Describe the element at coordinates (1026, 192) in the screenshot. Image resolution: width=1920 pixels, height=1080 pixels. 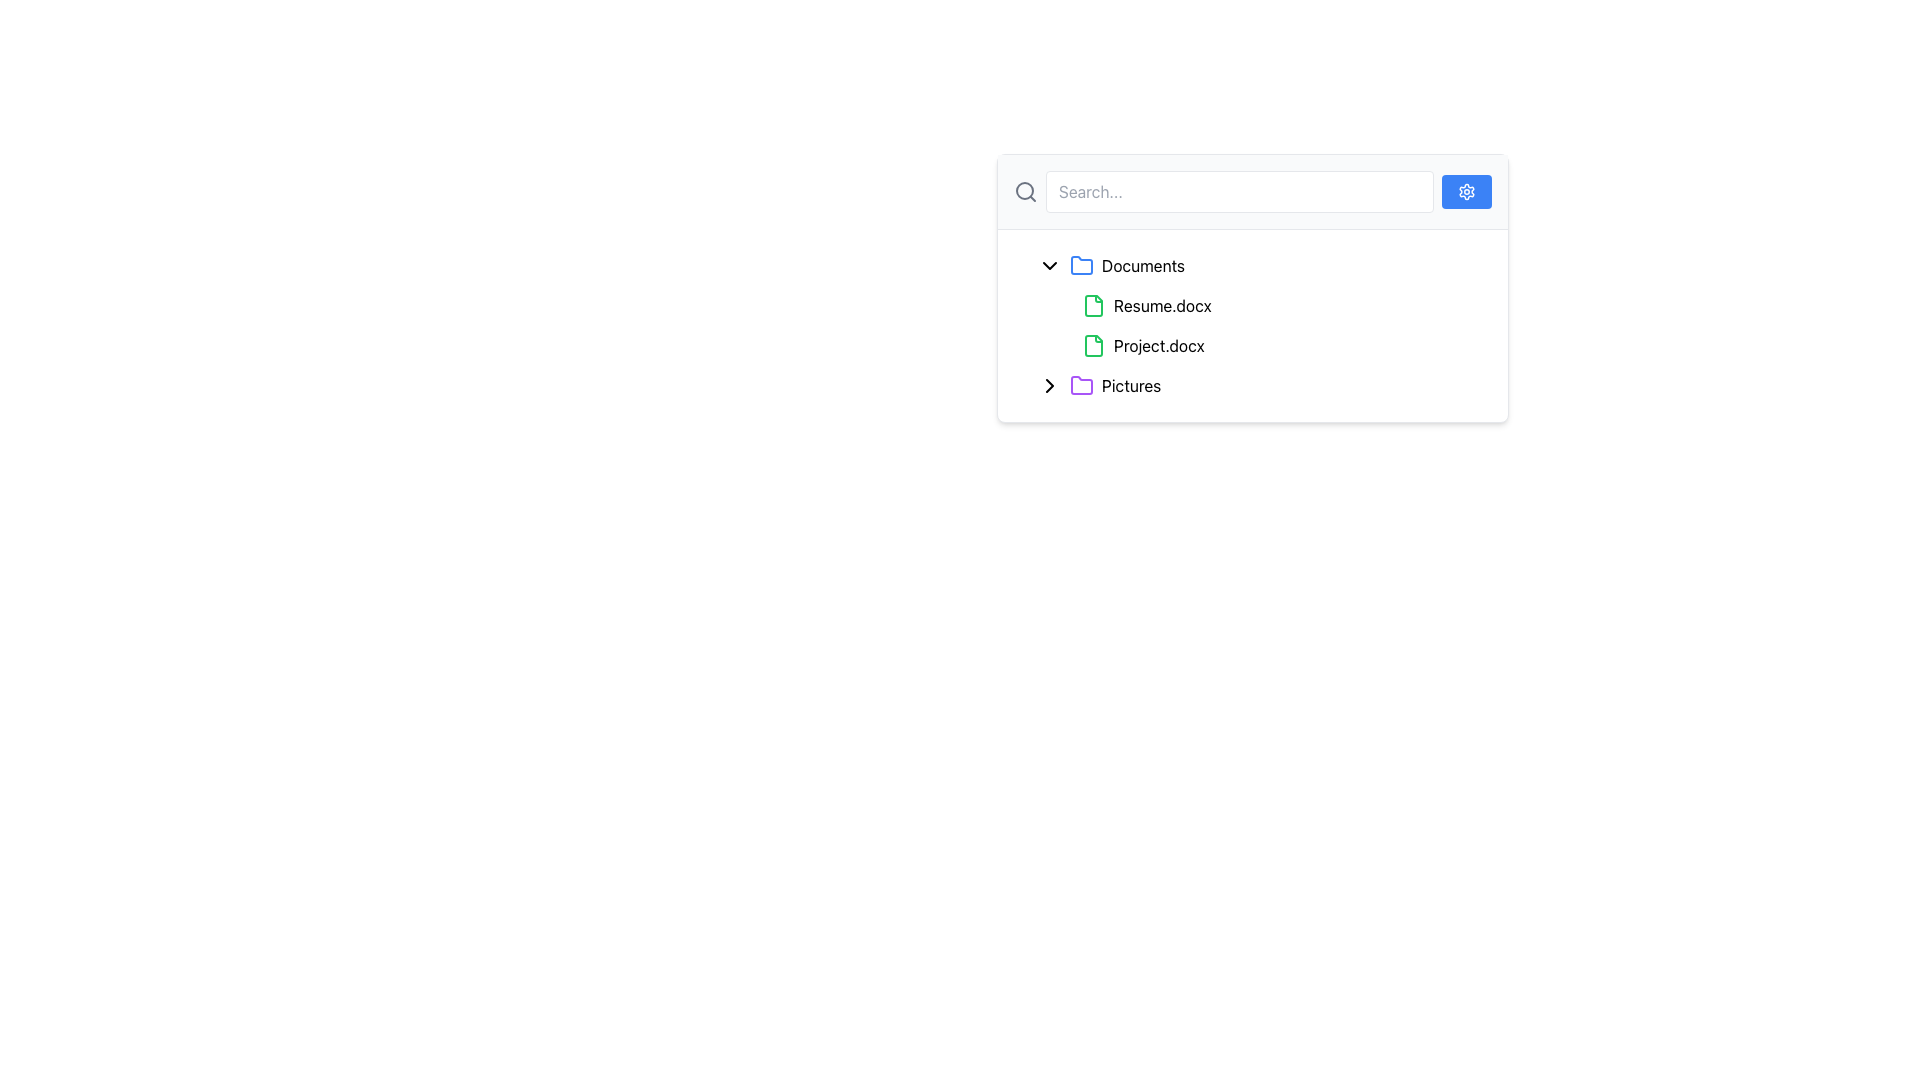
I see `the magnifying glass icon located to the left of the search bar, which represents the search functionality` at that location.